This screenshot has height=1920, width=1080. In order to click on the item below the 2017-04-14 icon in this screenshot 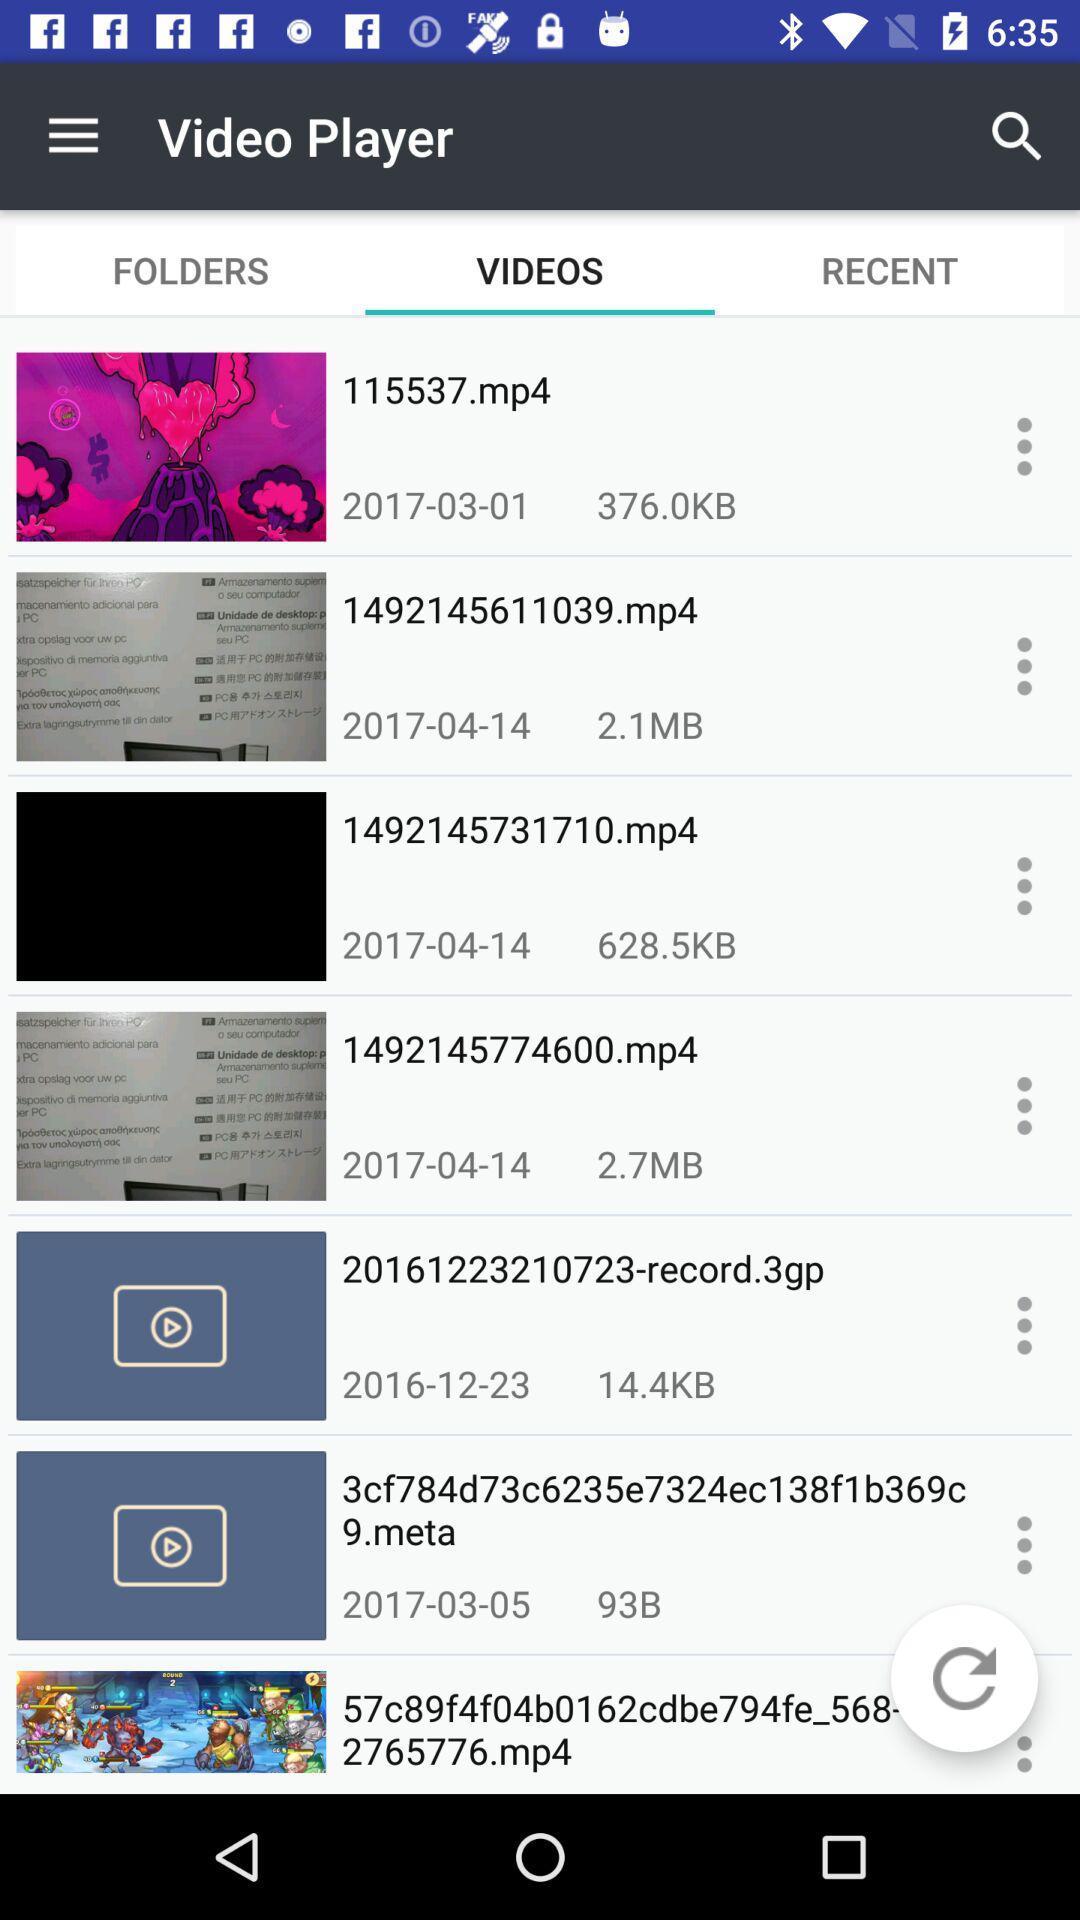, I will do `click(655, 1290)`.